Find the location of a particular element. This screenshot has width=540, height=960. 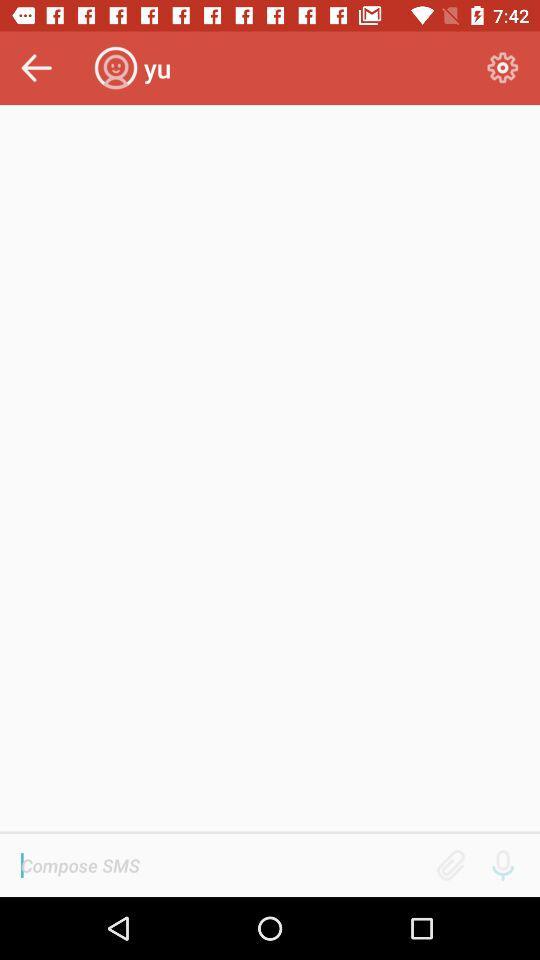

the icon at the top right corner is located at coordinates (502, 68).